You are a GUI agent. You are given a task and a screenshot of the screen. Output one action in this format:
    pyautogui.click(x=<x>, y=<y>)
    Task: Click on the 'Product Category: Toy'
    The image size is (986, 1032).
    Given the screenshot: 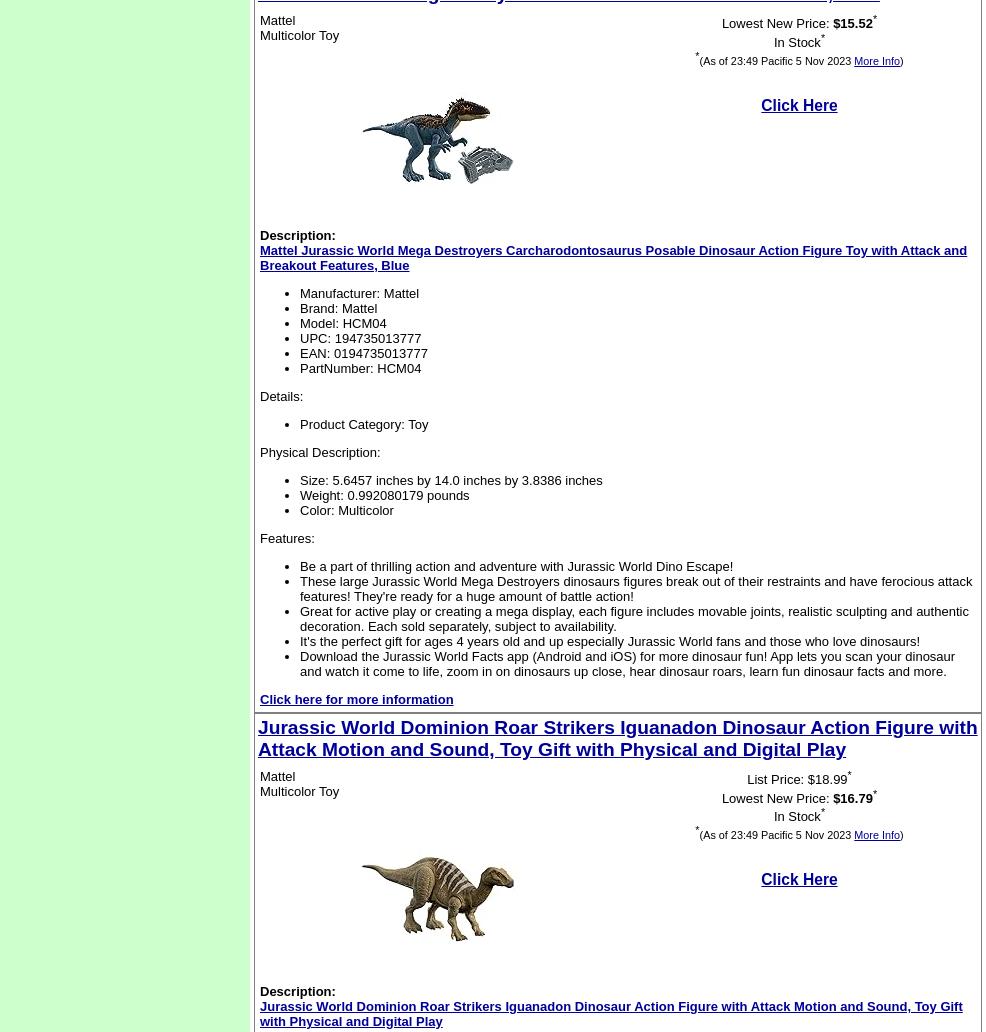 What is the action you would take?
    pyautogui.click(x=363, y=423)
    